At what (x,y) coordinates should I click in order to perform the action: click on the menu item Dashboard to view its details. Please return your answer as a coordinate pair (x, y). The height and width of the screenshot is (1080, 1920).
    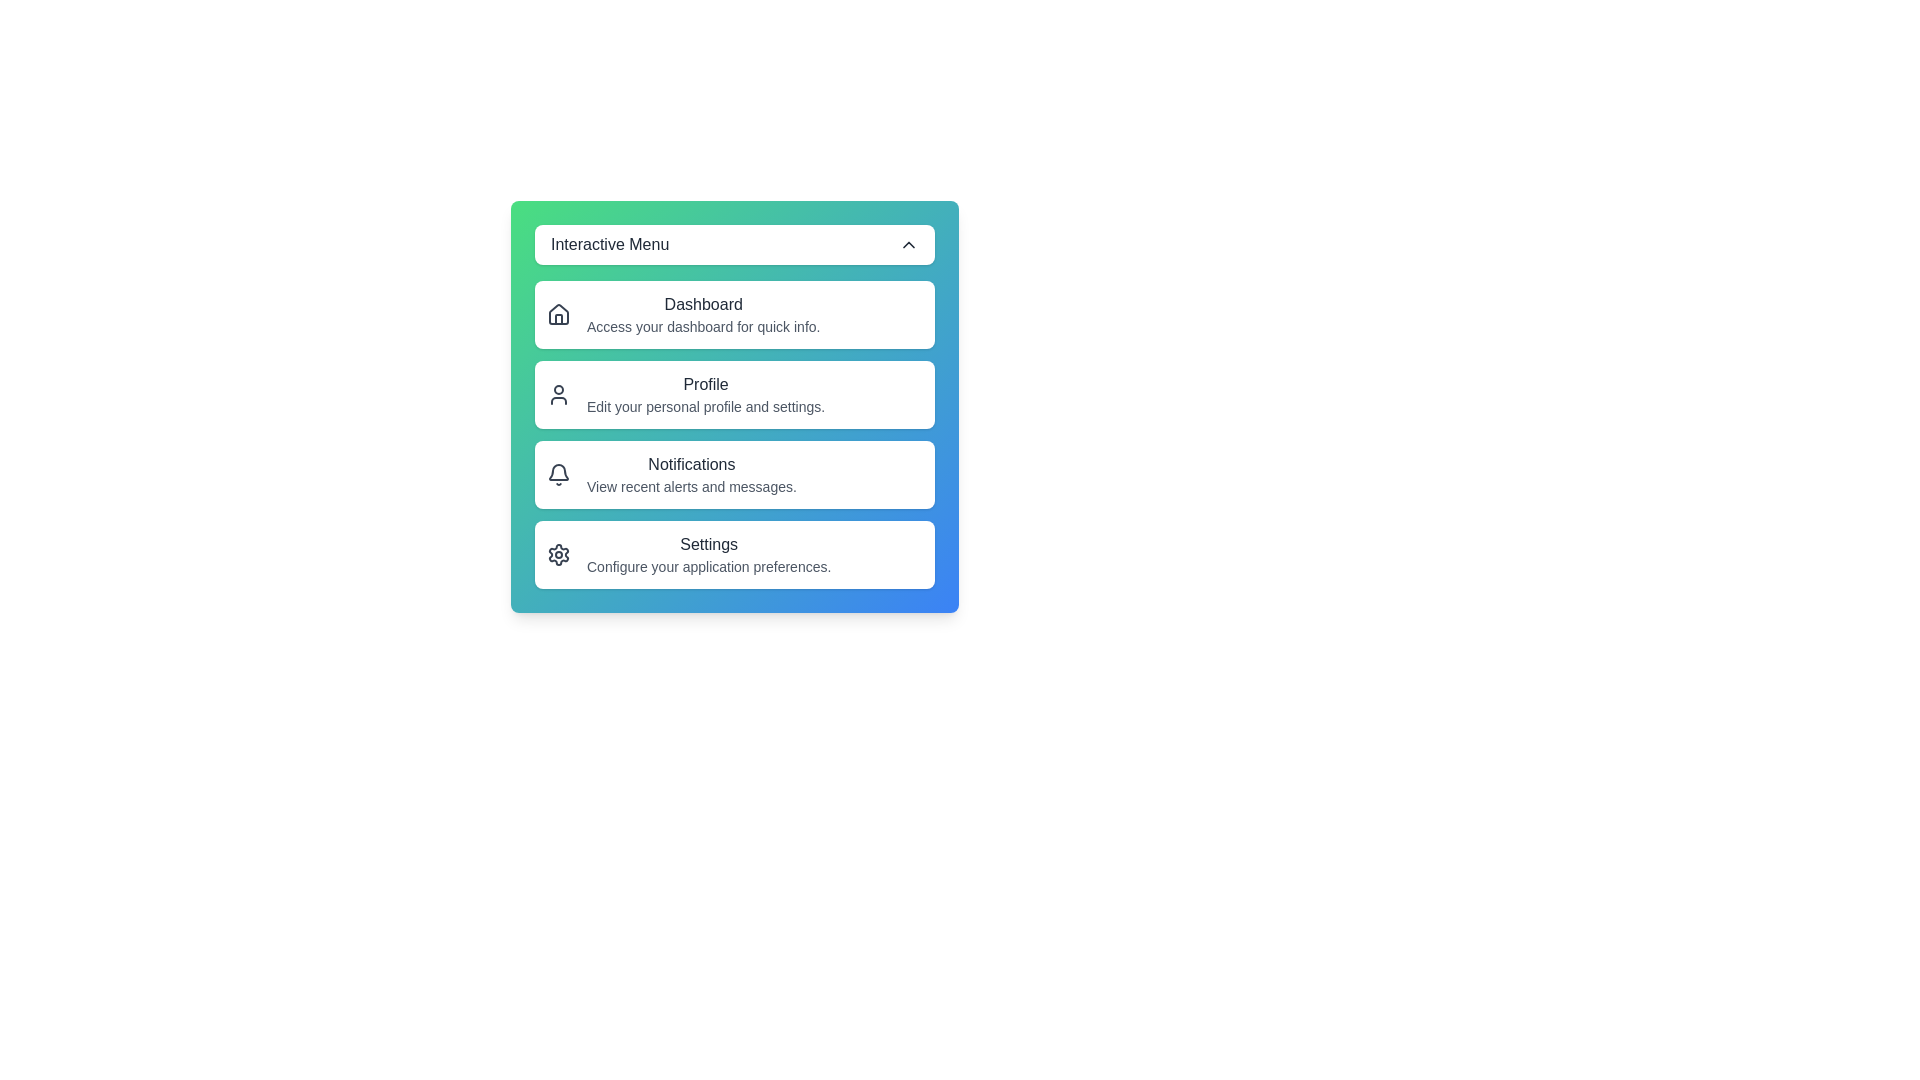
    Looking at the image, I should click on (733, 315).